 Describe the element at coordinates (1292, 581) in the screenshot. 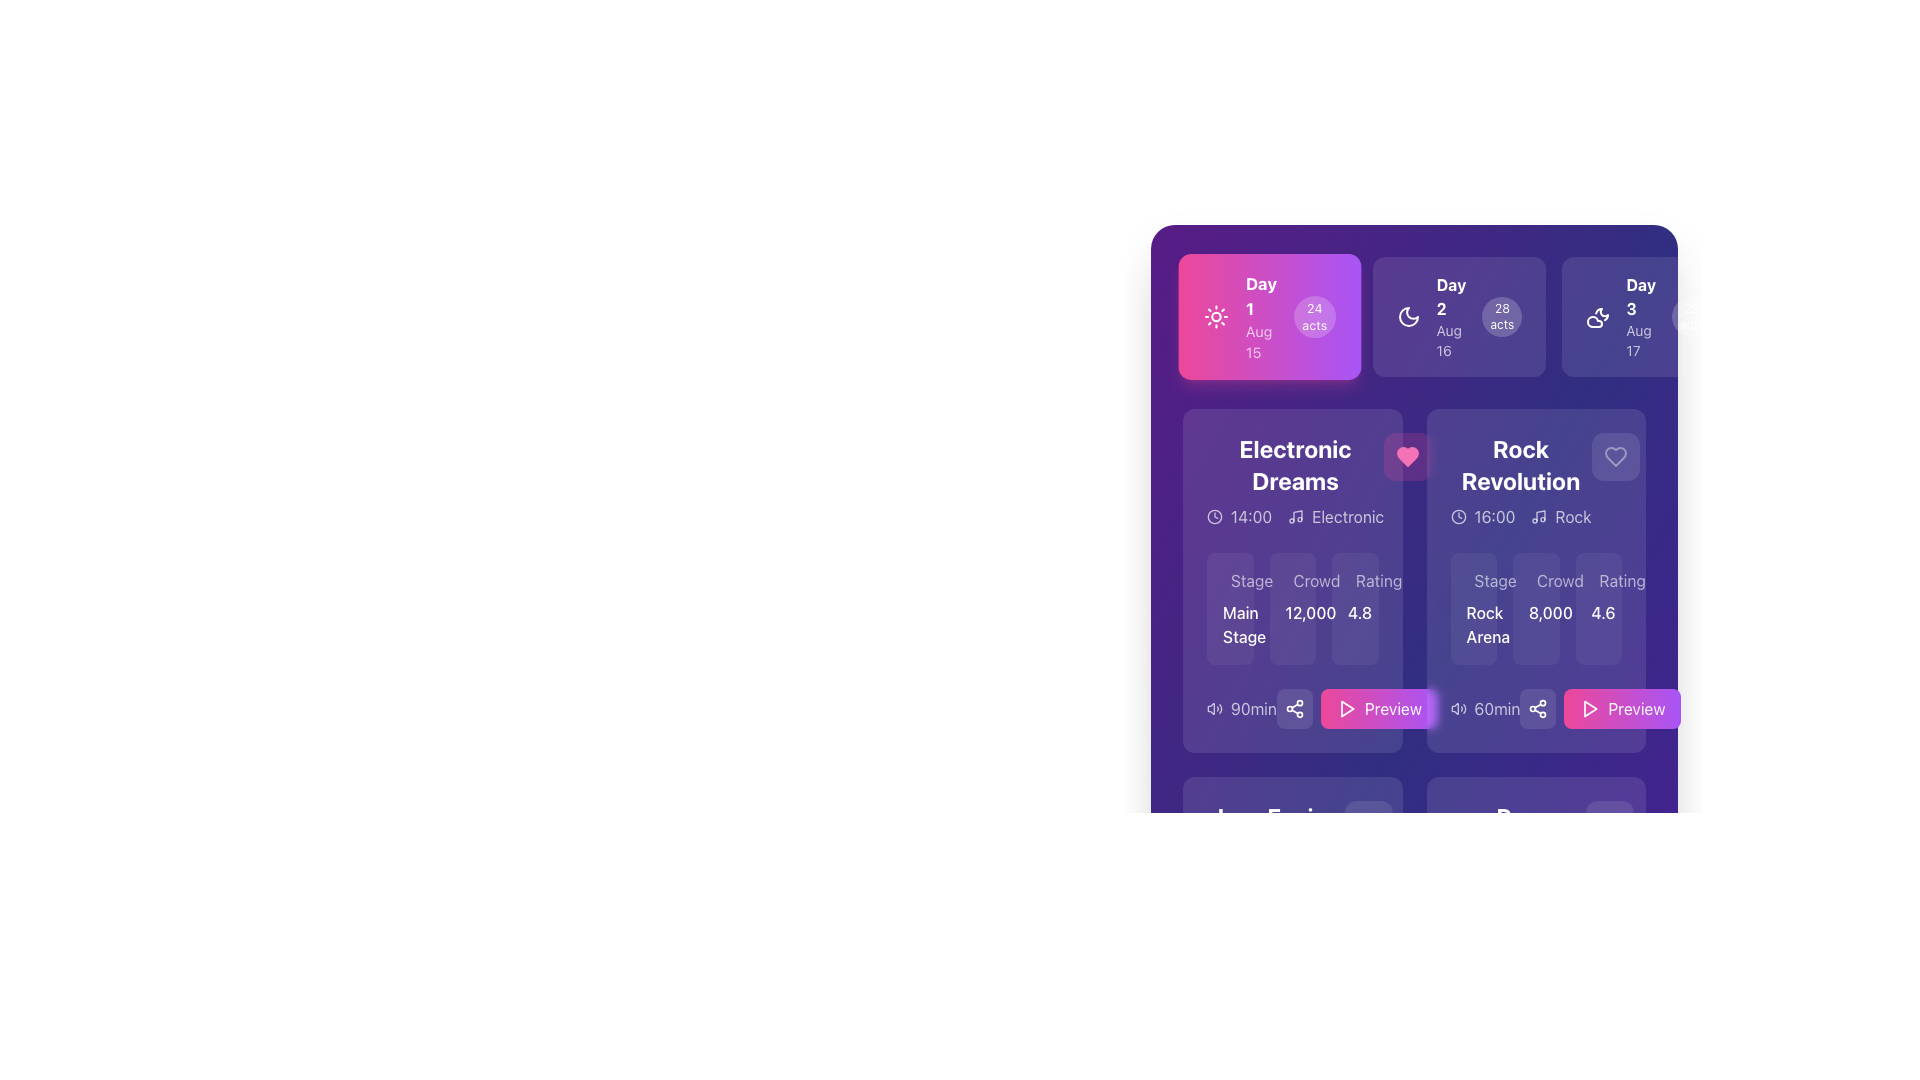

I see `the label displaying the text 'Crowd', which is styled with a subdued white color and positioned above the number '12,000' in the card layout titled 'Electronic Dreams'` at that location.